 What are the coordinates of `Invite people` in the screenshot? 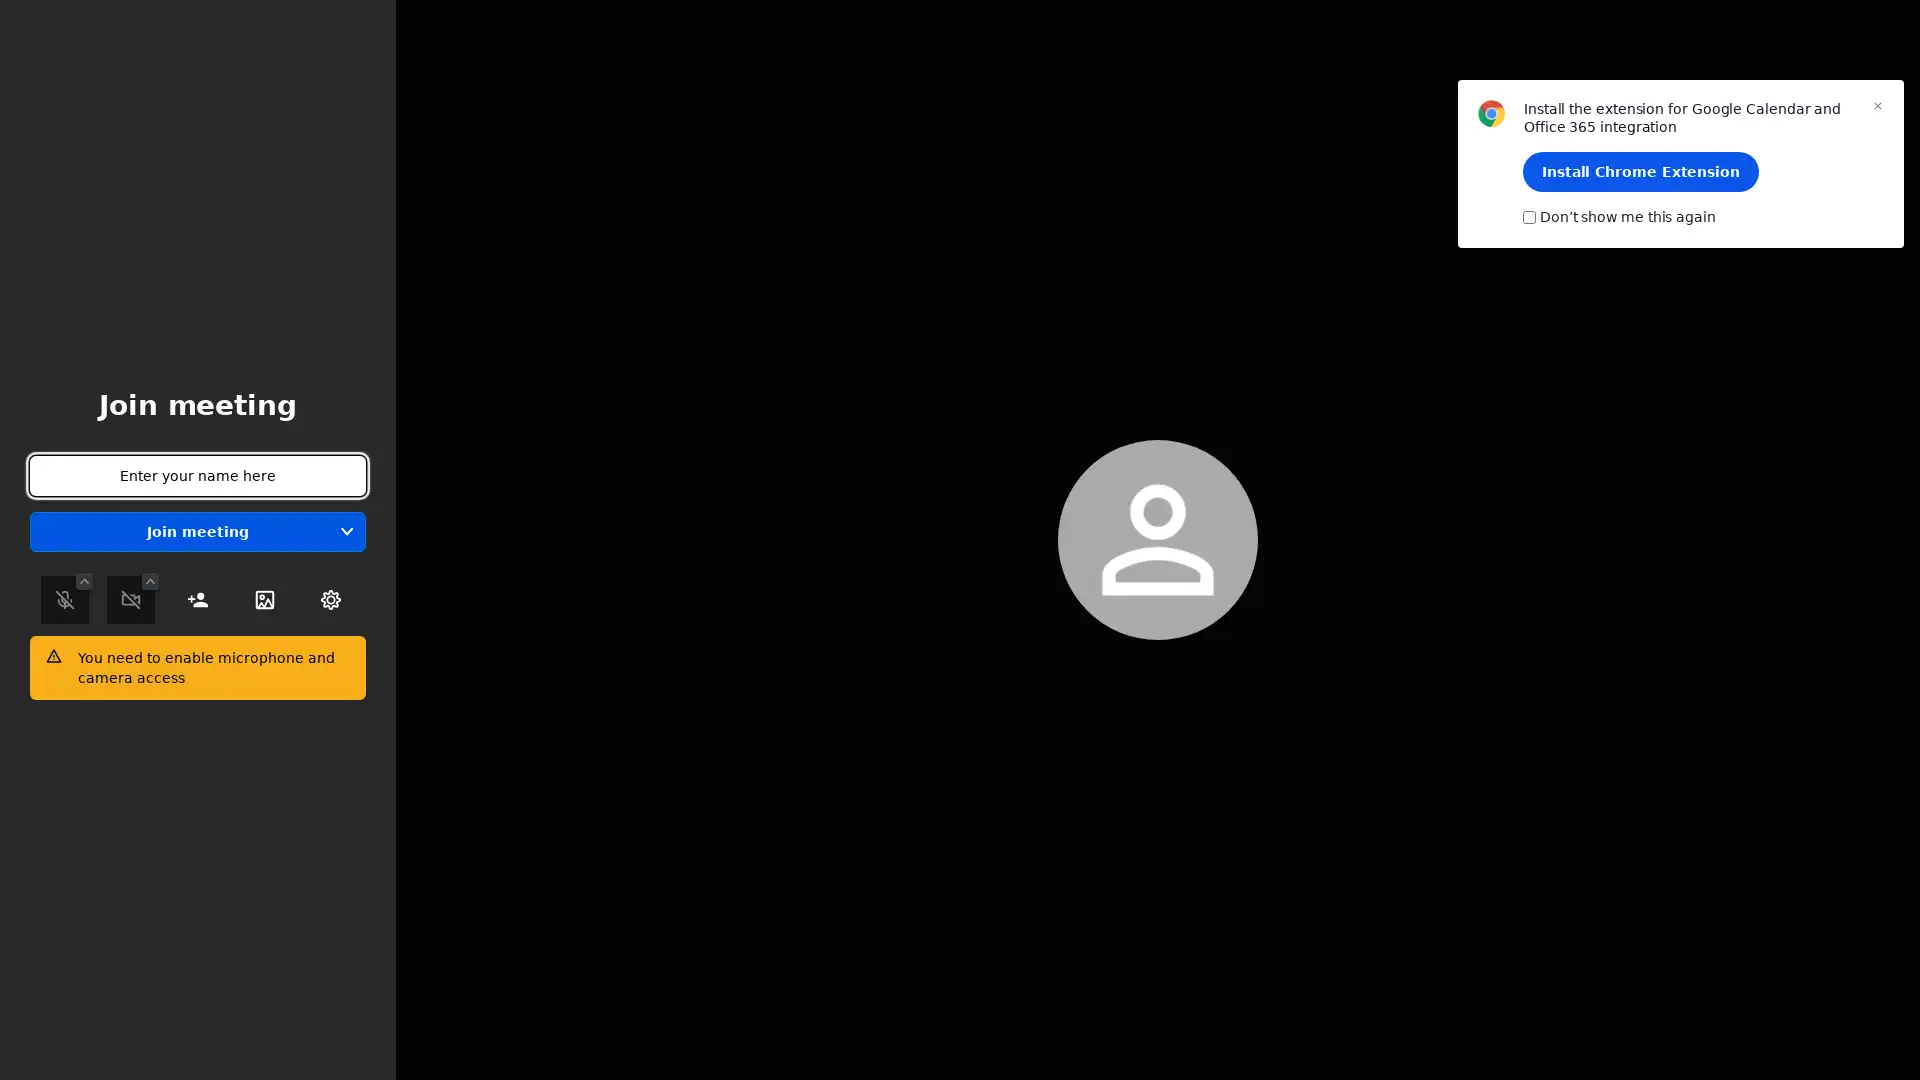 It's located at (196, 599).